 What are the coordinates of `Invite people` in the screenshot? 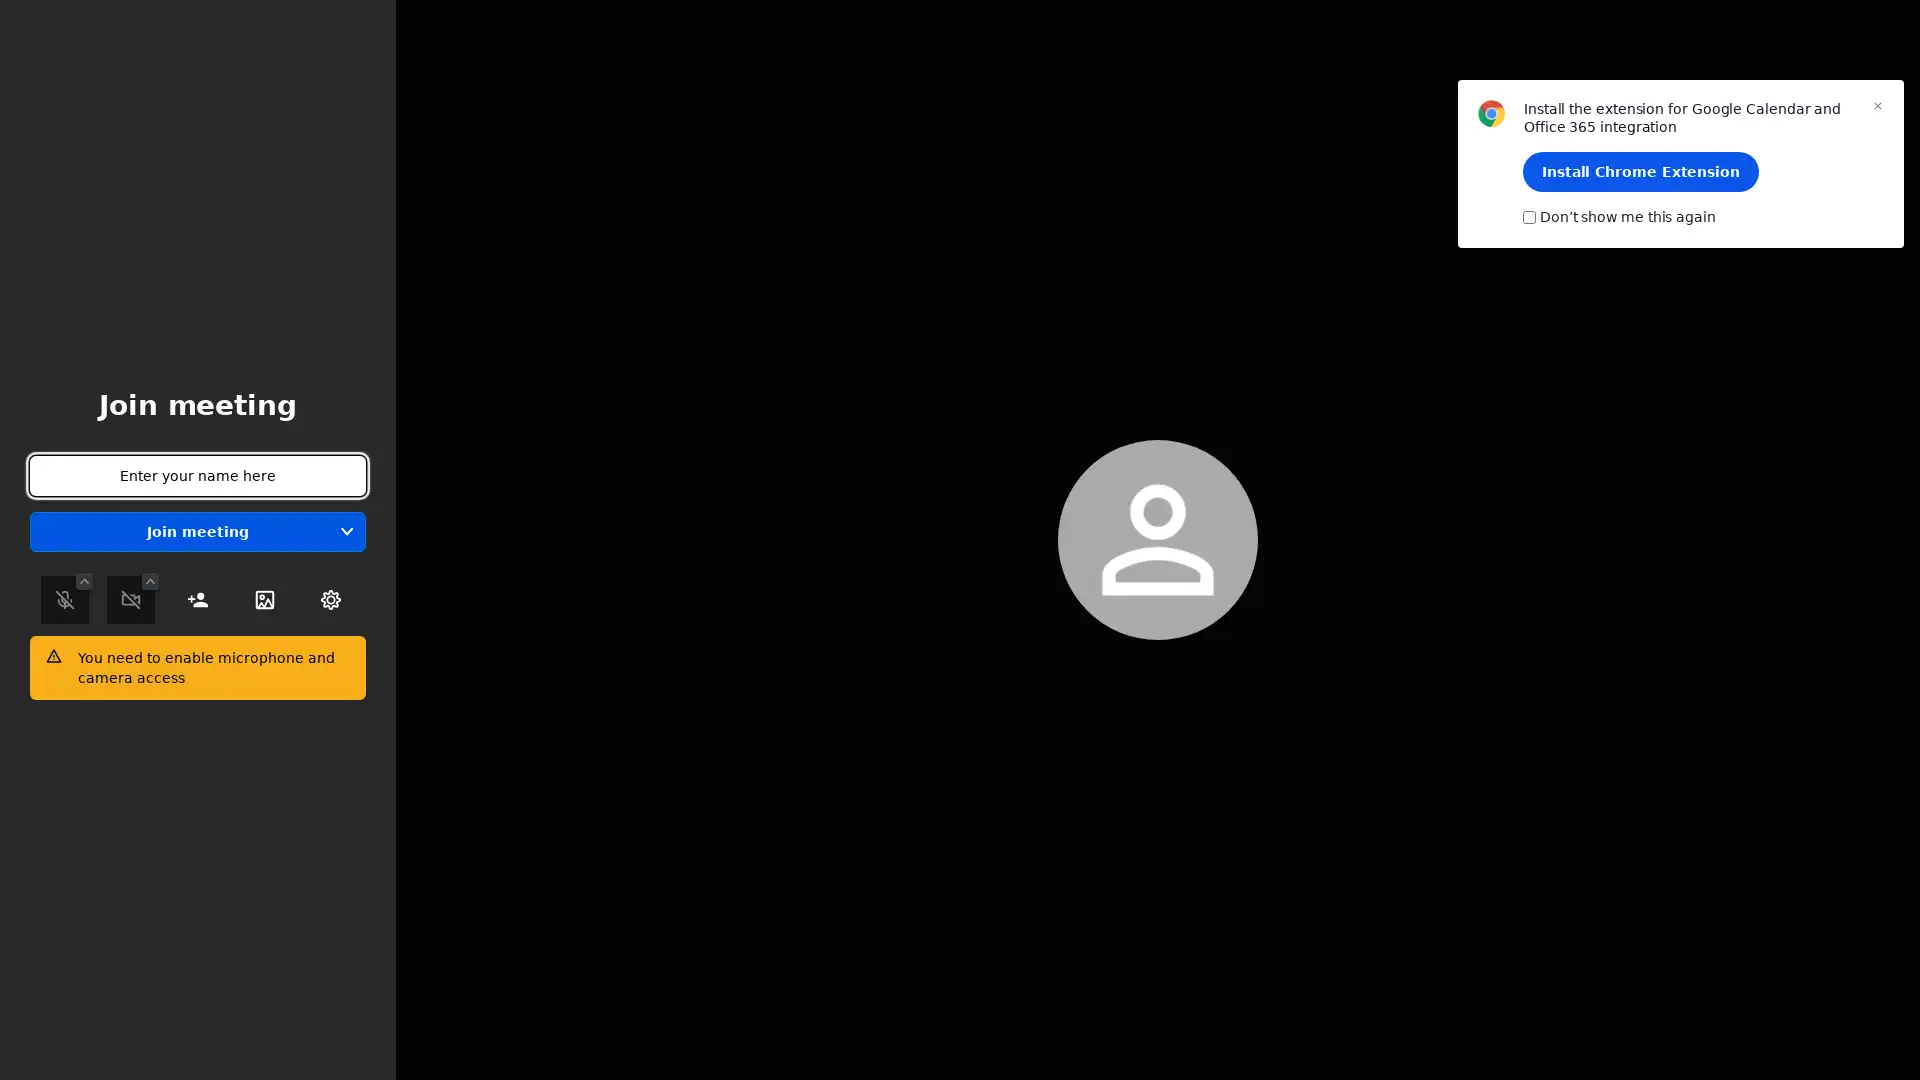 It's located at (196, 599).